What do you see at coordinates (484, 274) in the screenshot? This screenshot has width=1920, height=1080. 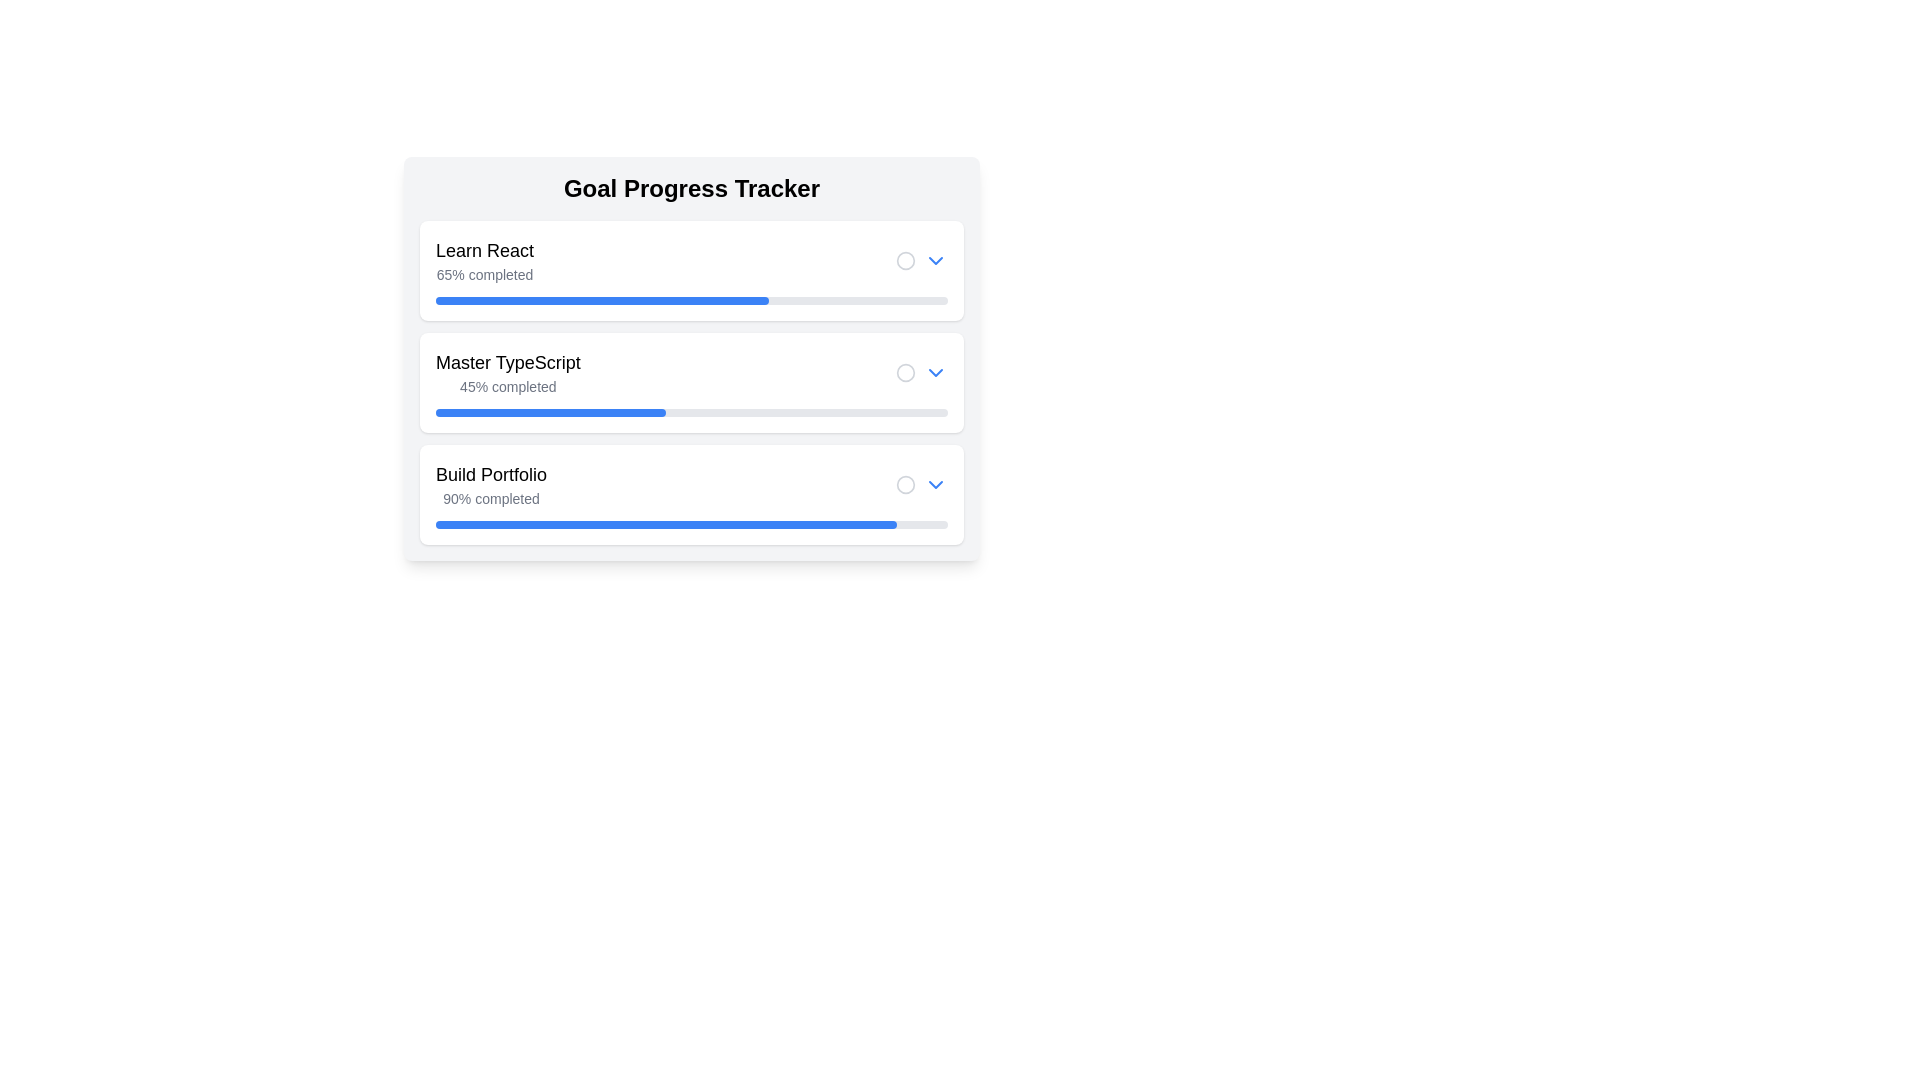 I see `the Text Display showing '65% completed' progress status, which is styled in light gray and located under 'Learn React'` at bounding box center [484, 274].